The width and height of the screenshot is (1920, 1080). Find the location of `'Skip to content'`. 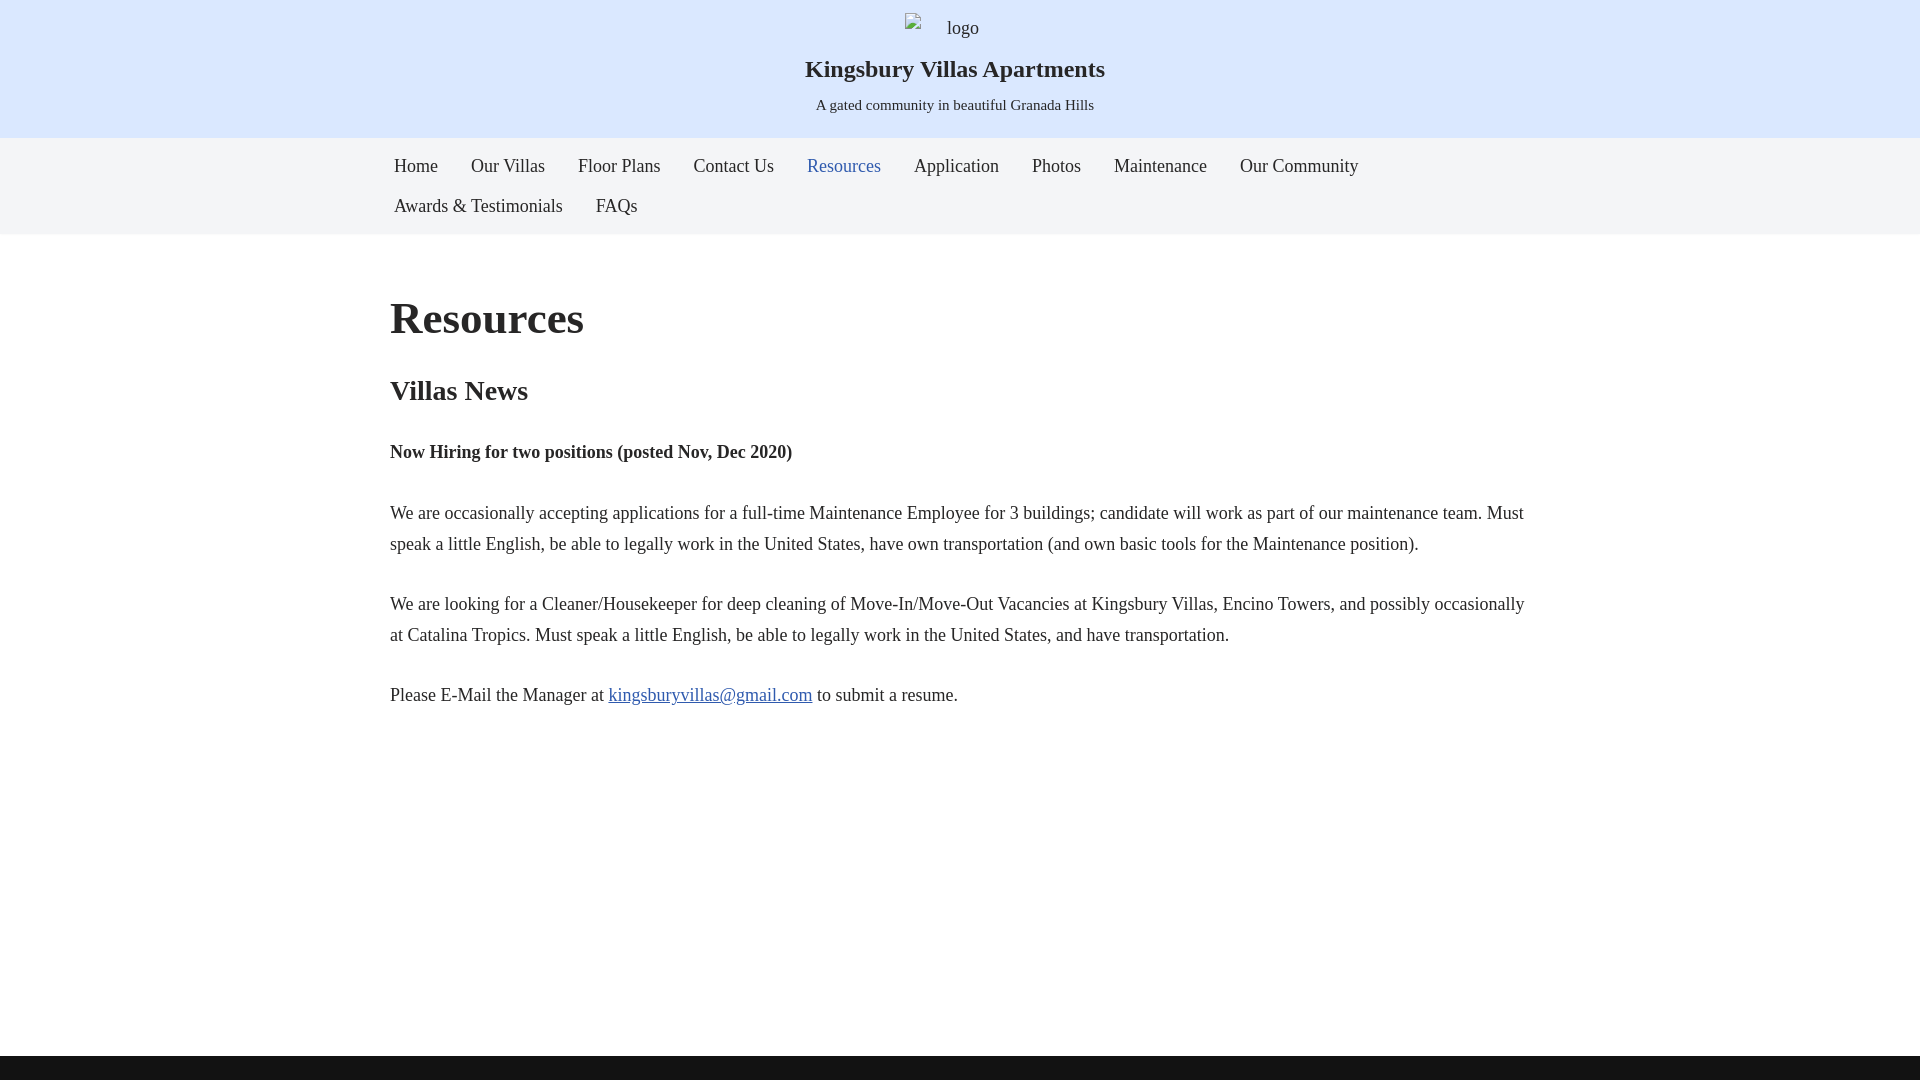

'Skip to content' is located at coordinates (14, 42).